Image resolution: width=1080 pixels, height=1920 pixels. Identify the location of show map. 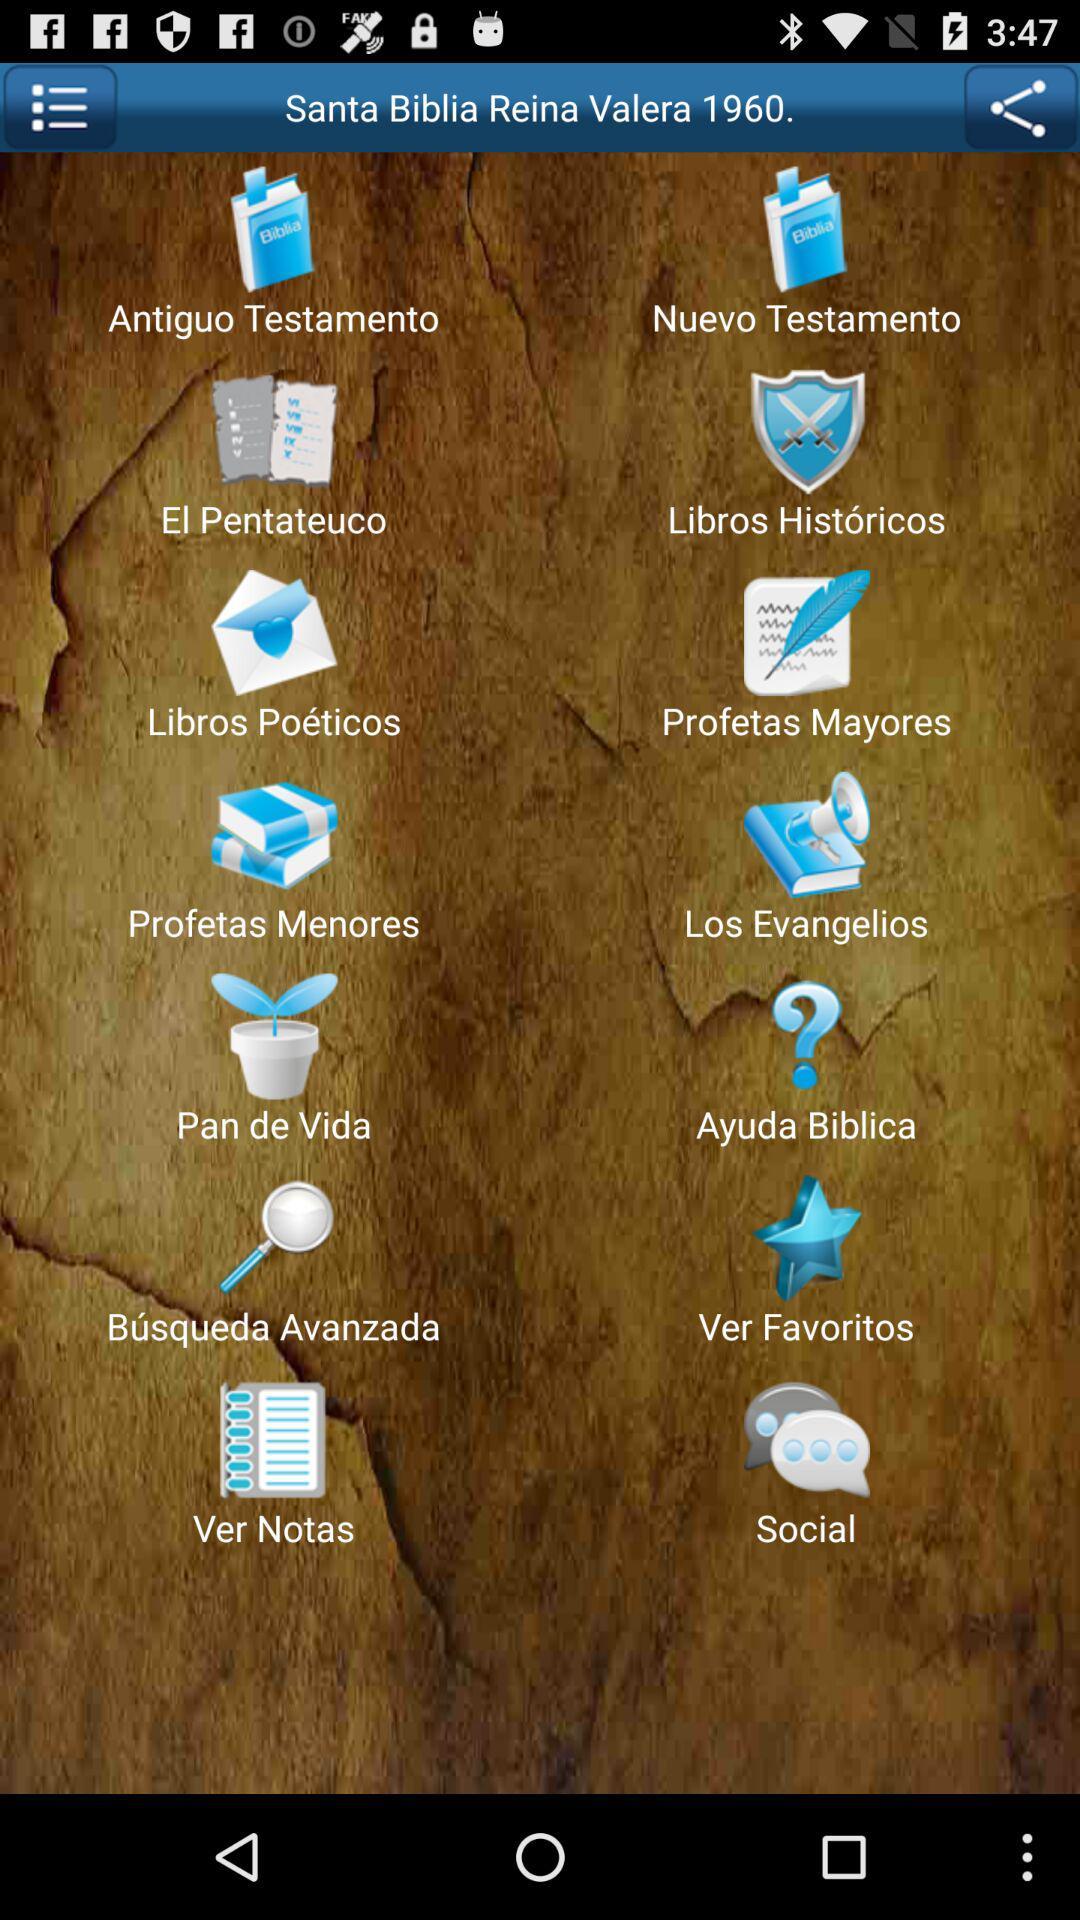
(1020, 106).